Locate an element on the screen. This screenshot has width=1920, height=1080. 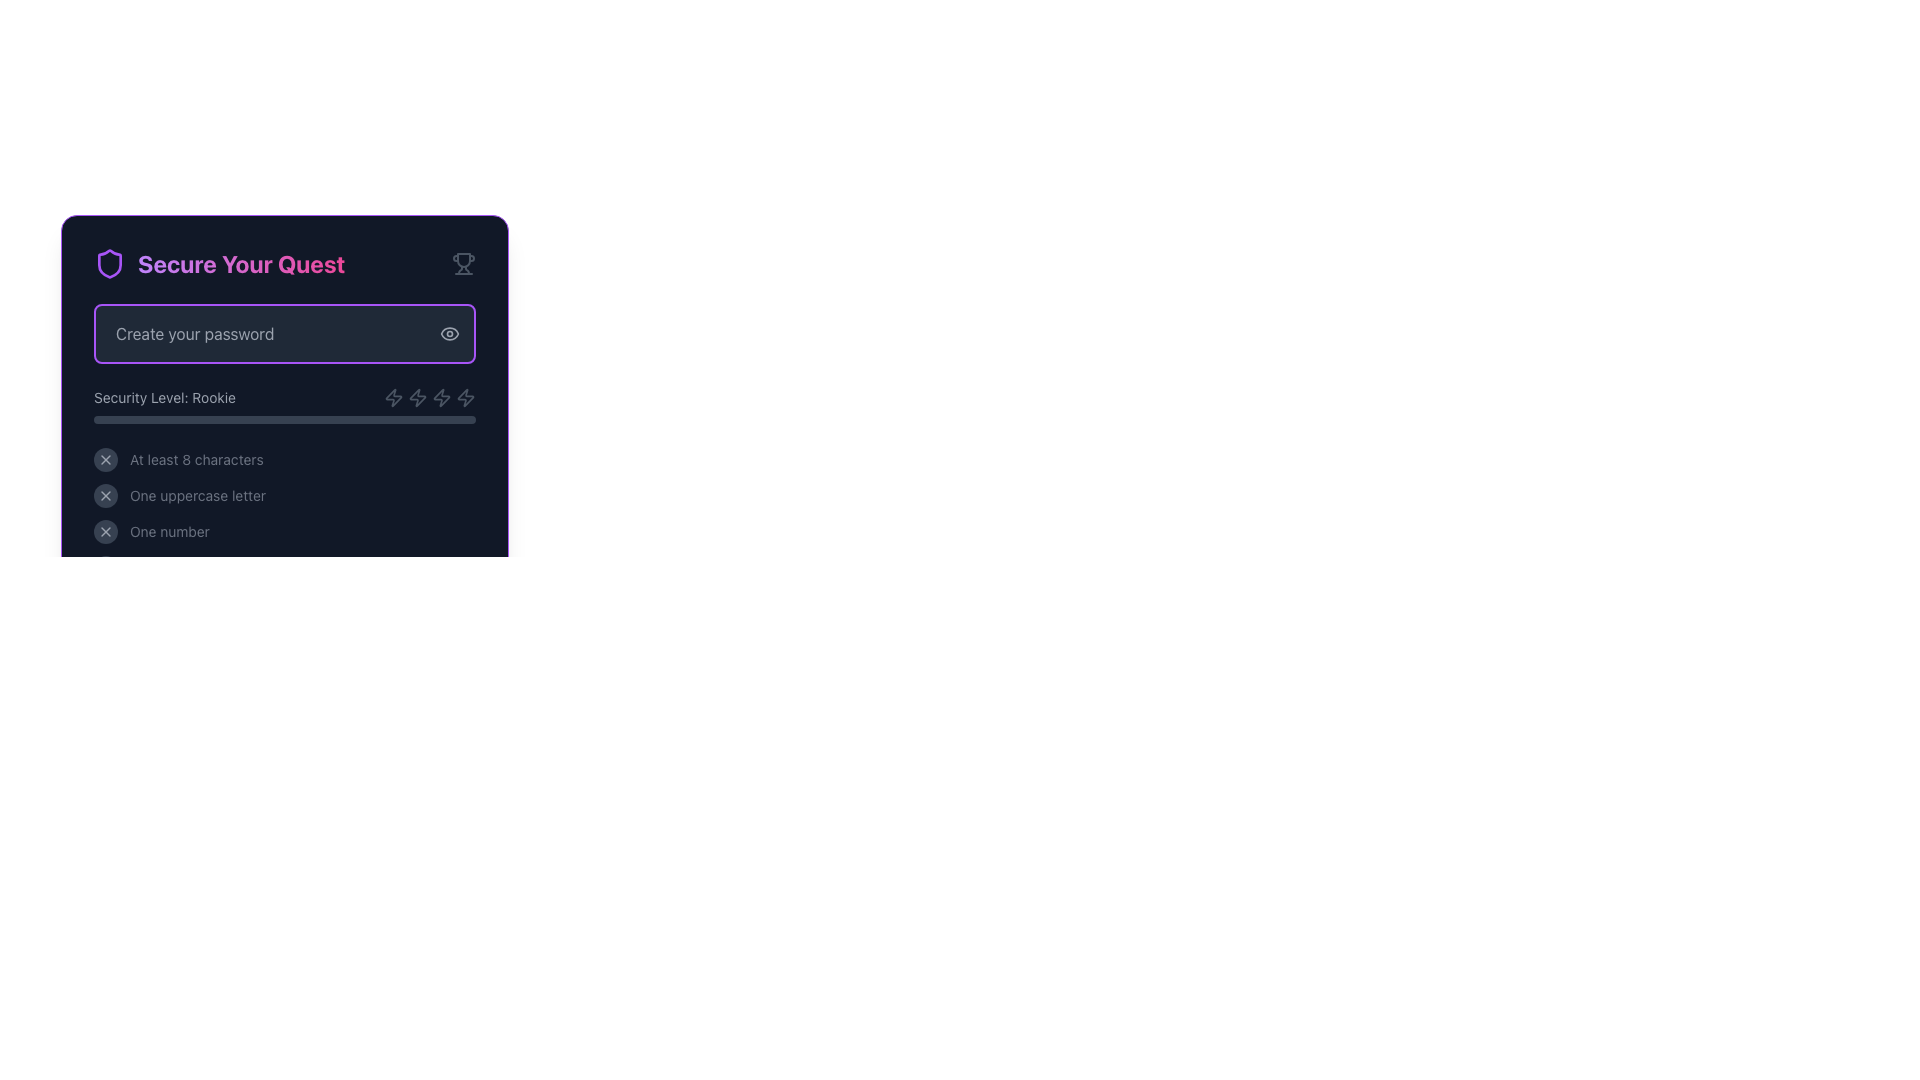
the security level label that provides real-time feedback on password creation is located at coordinates (164, 397).